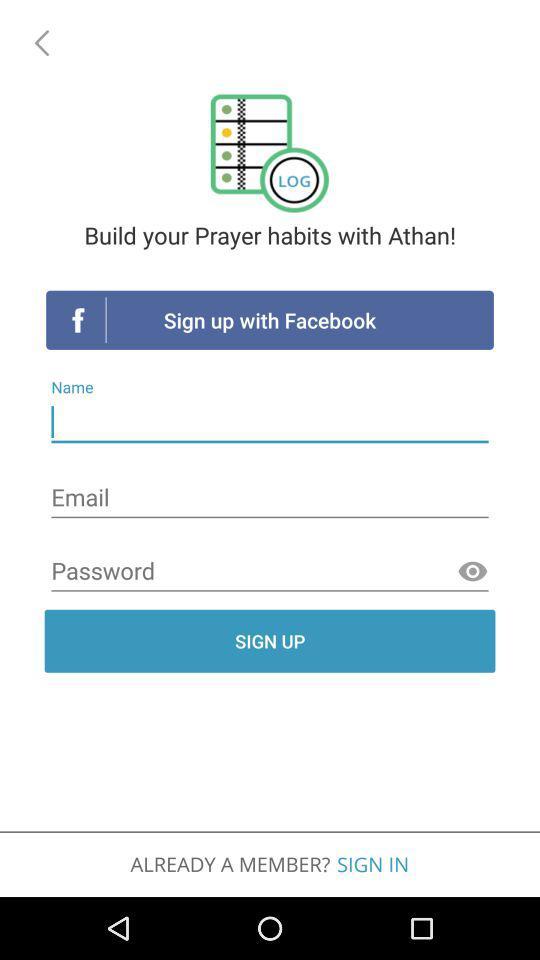 This screenshot has height=960, width=540. What do you see at coordinates (39, 38) in the screenshot?
I see `the arrow_backward icon` at bounding box center [39, 38].